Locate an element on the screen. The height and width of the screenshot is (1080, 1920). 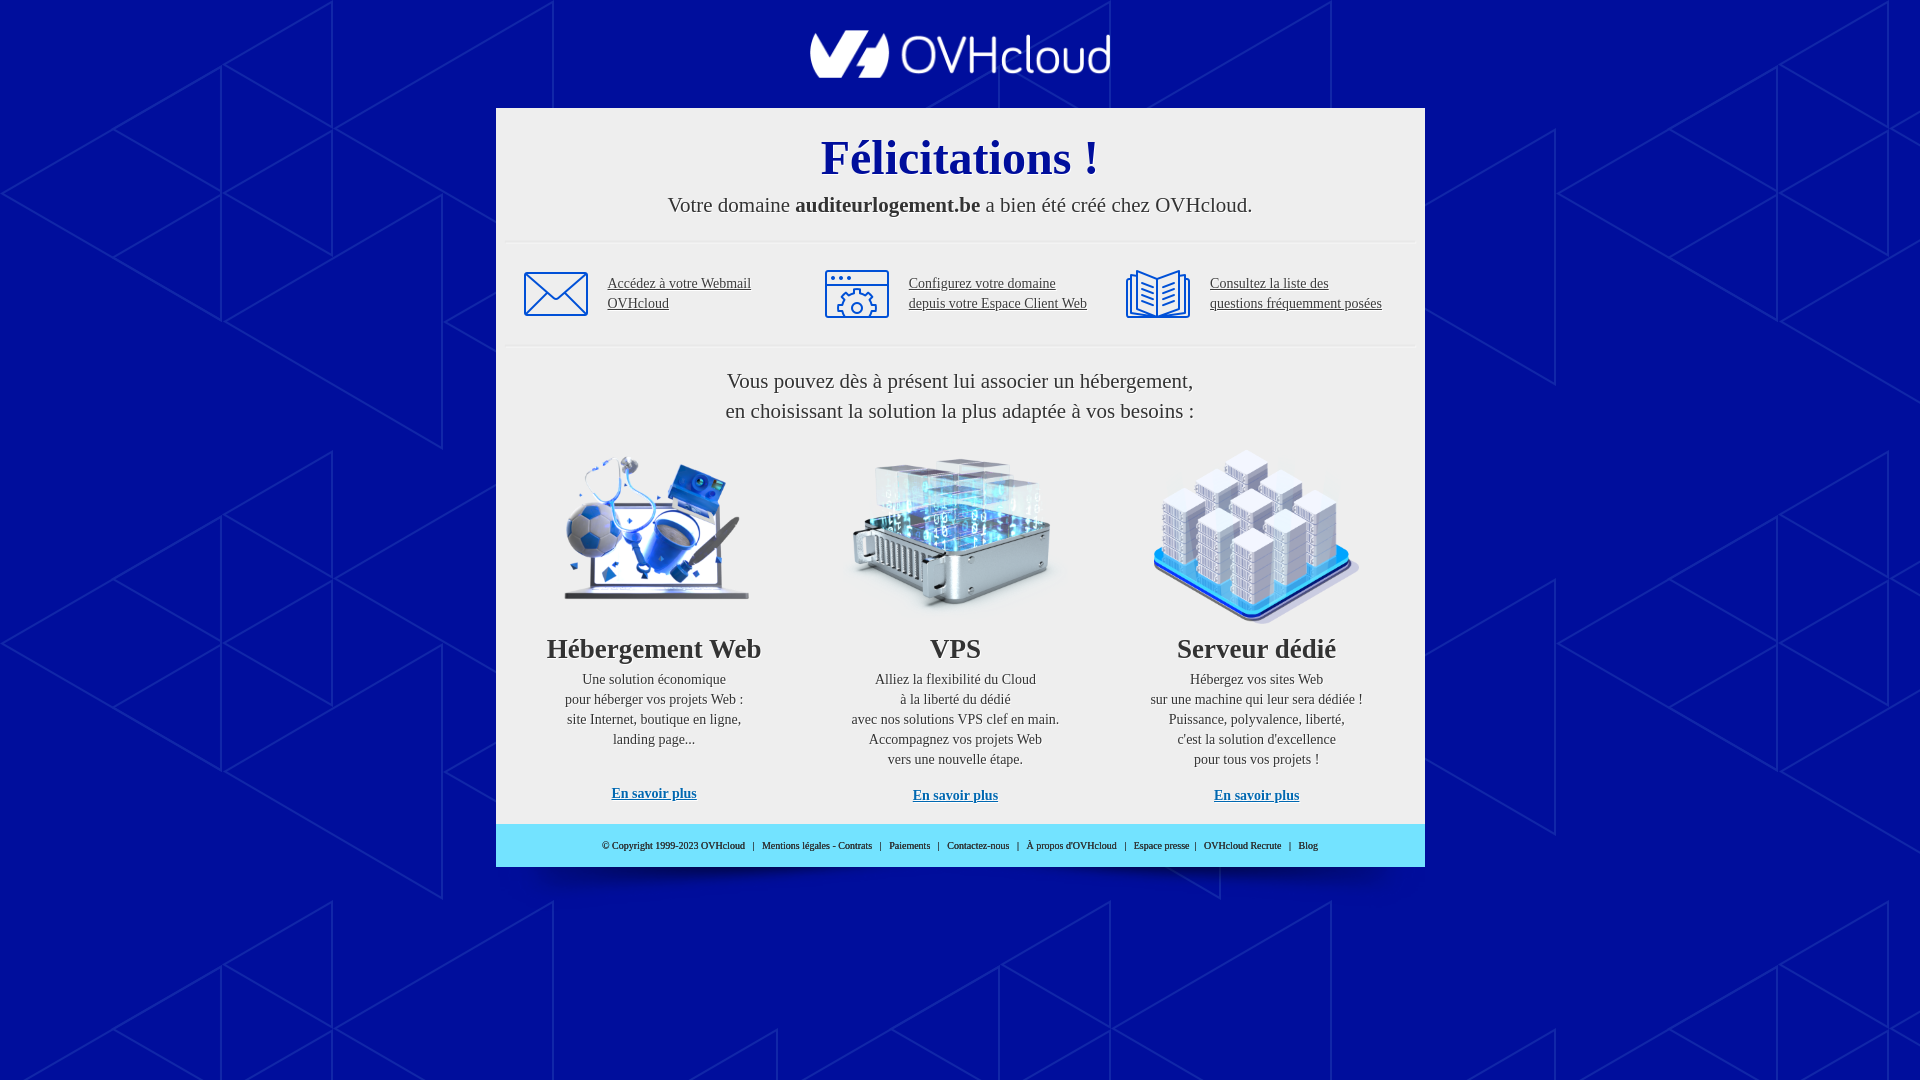
'Espace presse' is located at coordinates (1133, 845).